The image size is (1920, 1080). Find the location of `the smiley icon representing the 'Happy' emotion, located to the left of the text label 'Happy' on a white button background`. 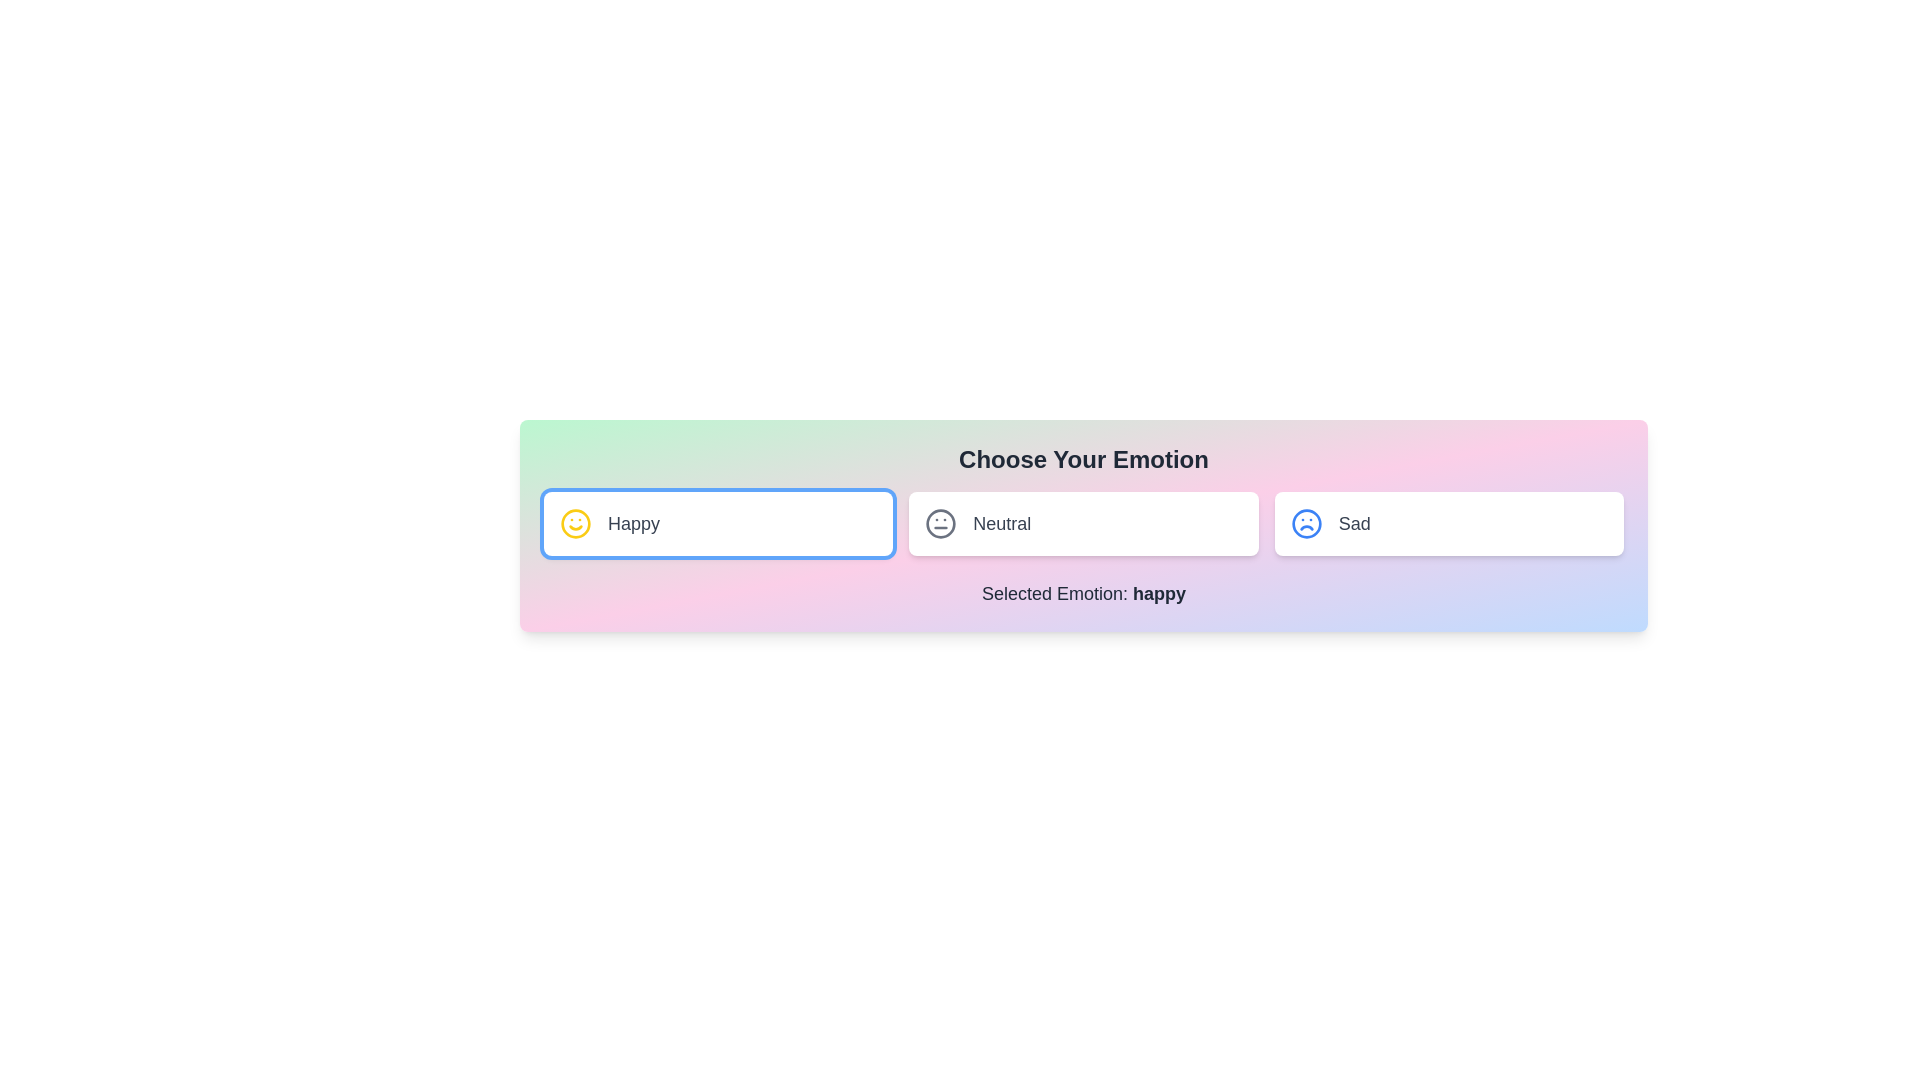

the smiley icon representing the 'Happy' emotion, located to the left of the text label 'Happy' on a white button background is located at coordinates (575, 523).